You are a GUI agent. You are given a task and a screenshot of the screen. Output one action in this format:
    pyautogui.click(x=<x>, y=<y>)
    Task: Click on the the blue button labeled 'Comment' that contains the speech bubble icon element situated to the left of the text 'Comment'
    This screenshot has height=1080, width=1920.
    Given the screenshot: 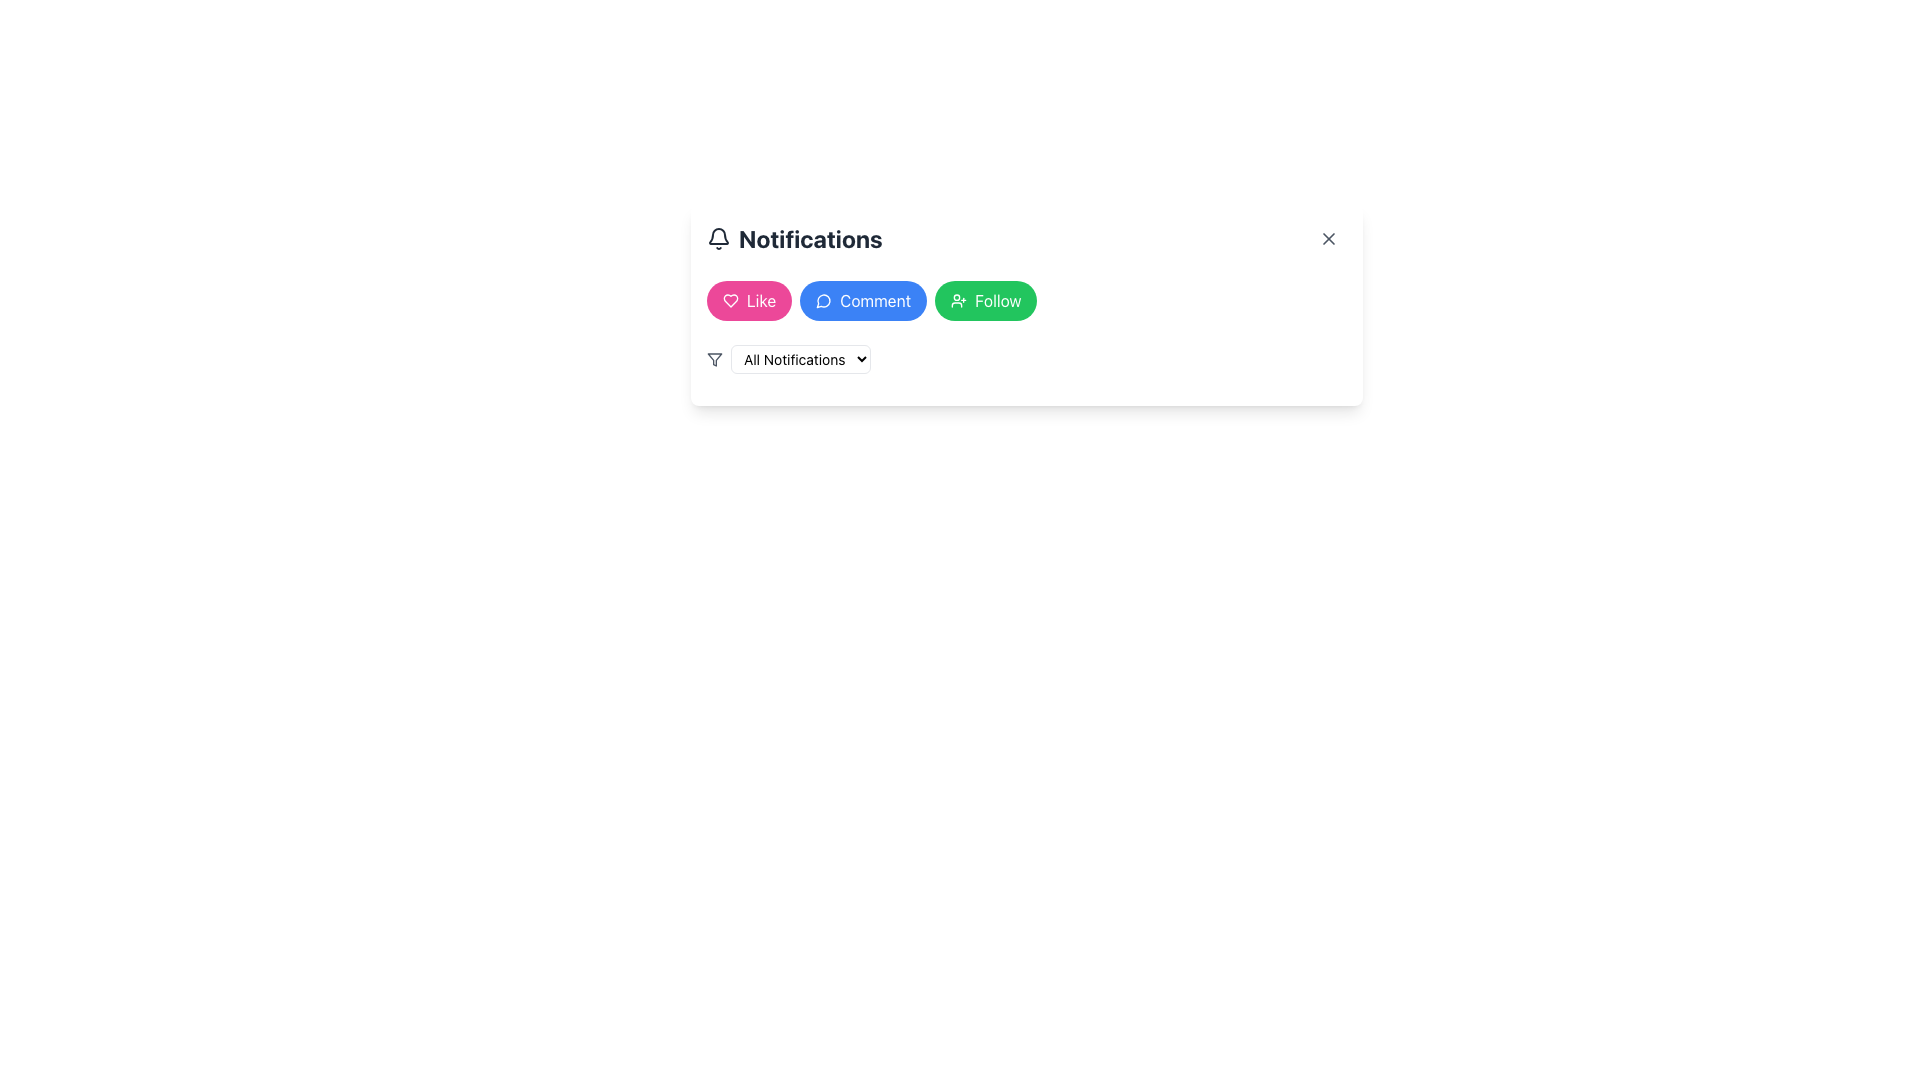 What is the action you would take?
    pyautogui.click(x=824, y=300)
    